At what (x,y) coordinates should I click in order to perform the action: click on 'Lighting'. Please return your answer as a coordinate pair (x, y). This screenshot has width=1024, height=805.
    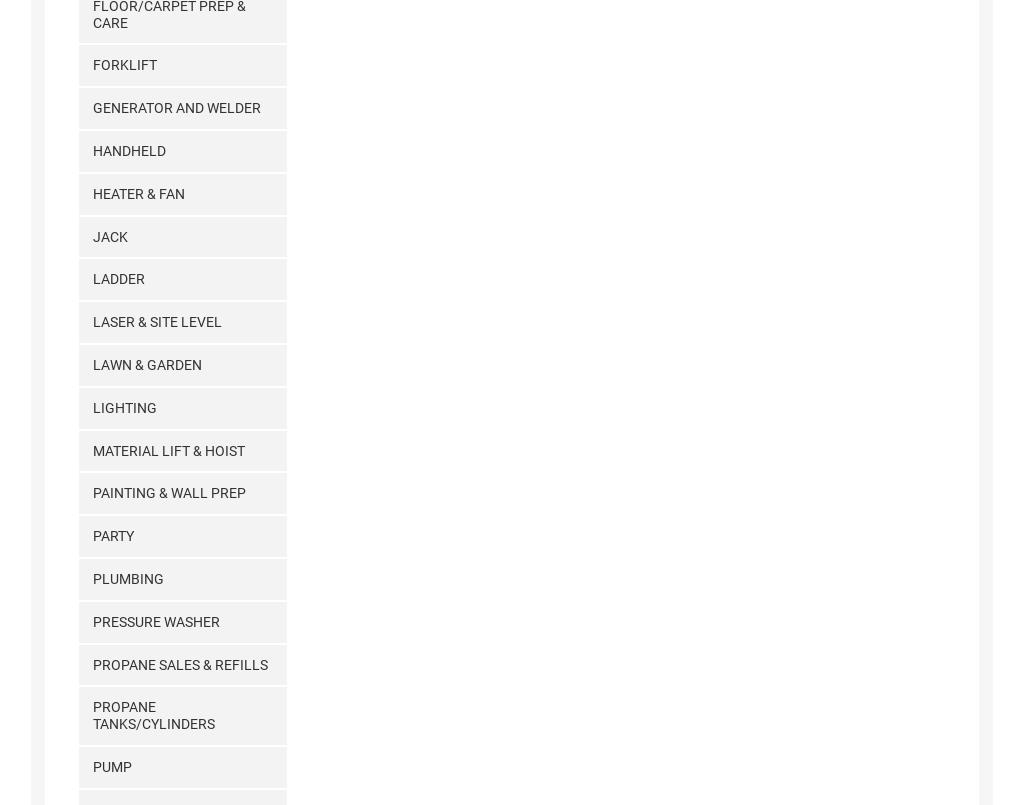
    Looking at the image, I should click on (91, 406).